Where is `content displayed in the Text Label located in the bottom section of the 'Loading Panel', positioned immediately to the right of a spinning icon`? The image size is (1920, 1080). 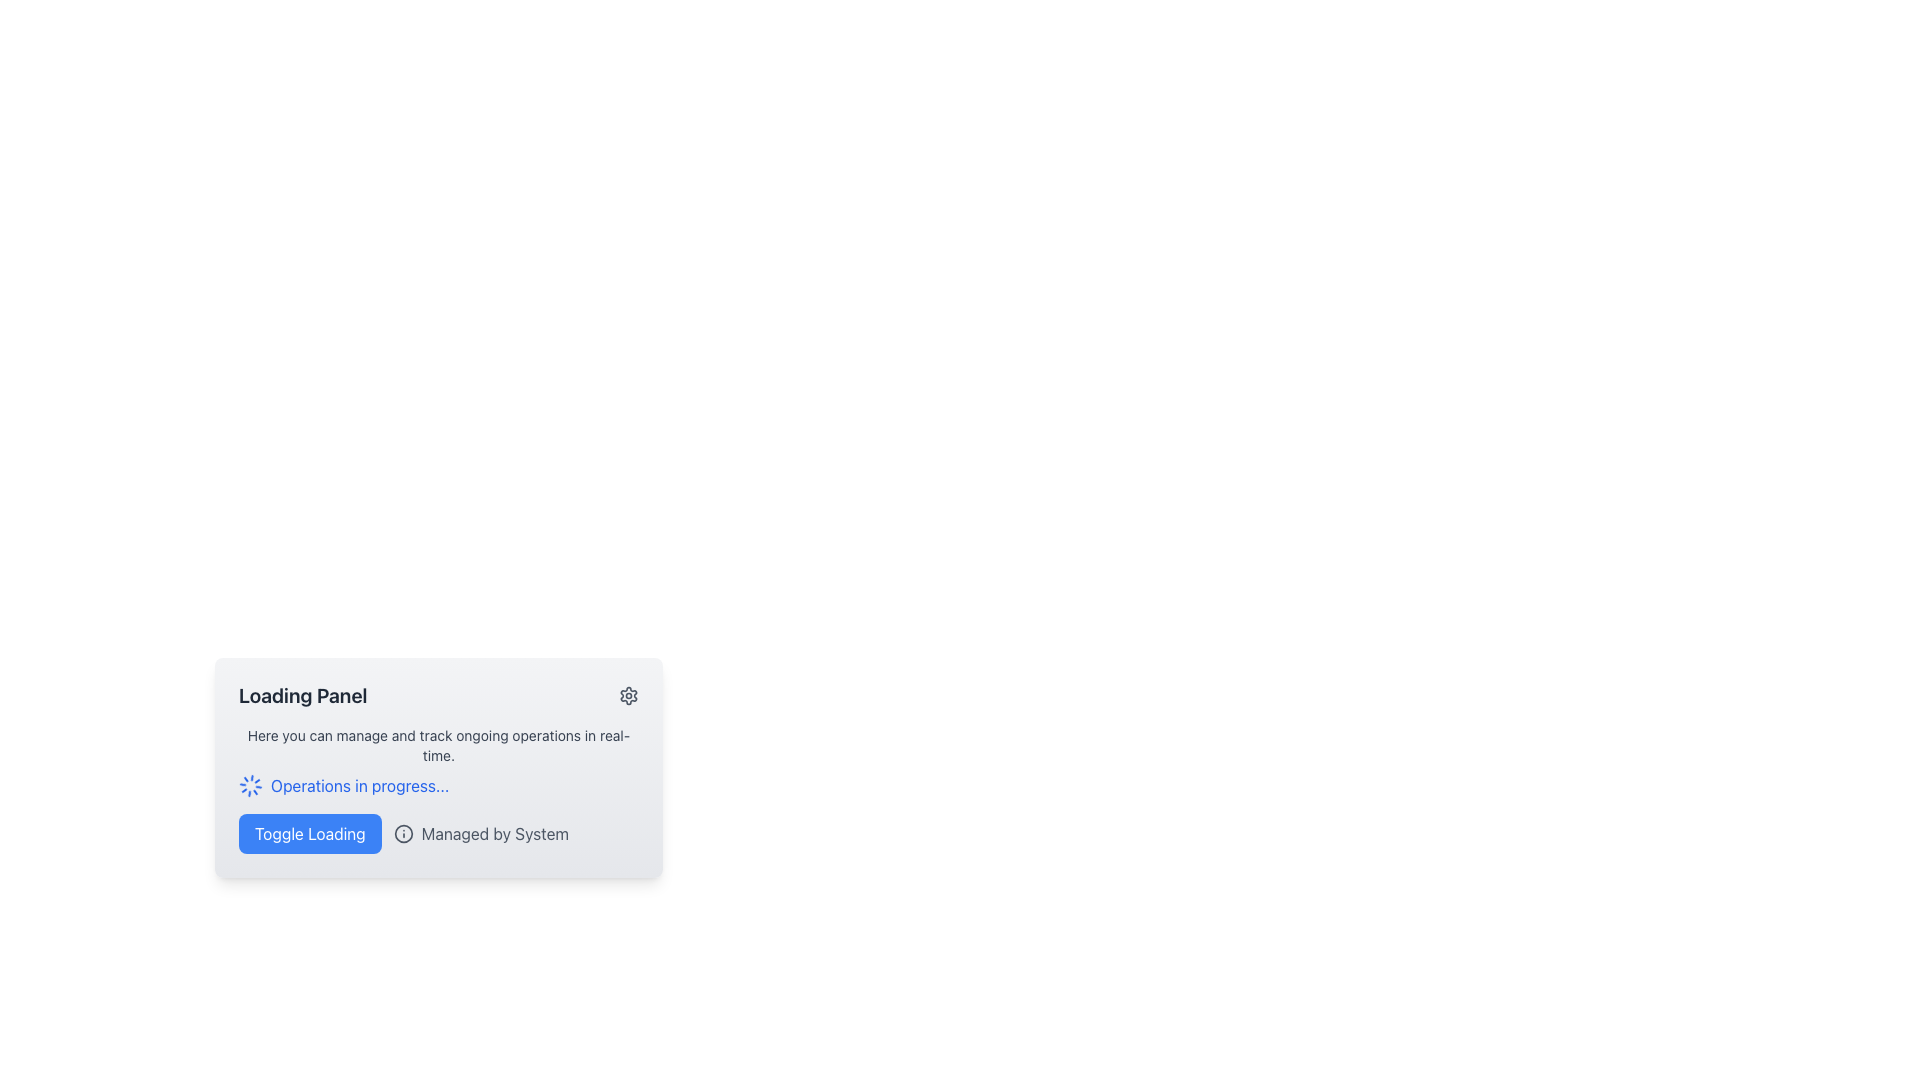 content displayed in the Text Label located in the bottom section of the 'Loading Panel', positioned immediately to the right of a spinning icon is located at coordinates (360, 785).